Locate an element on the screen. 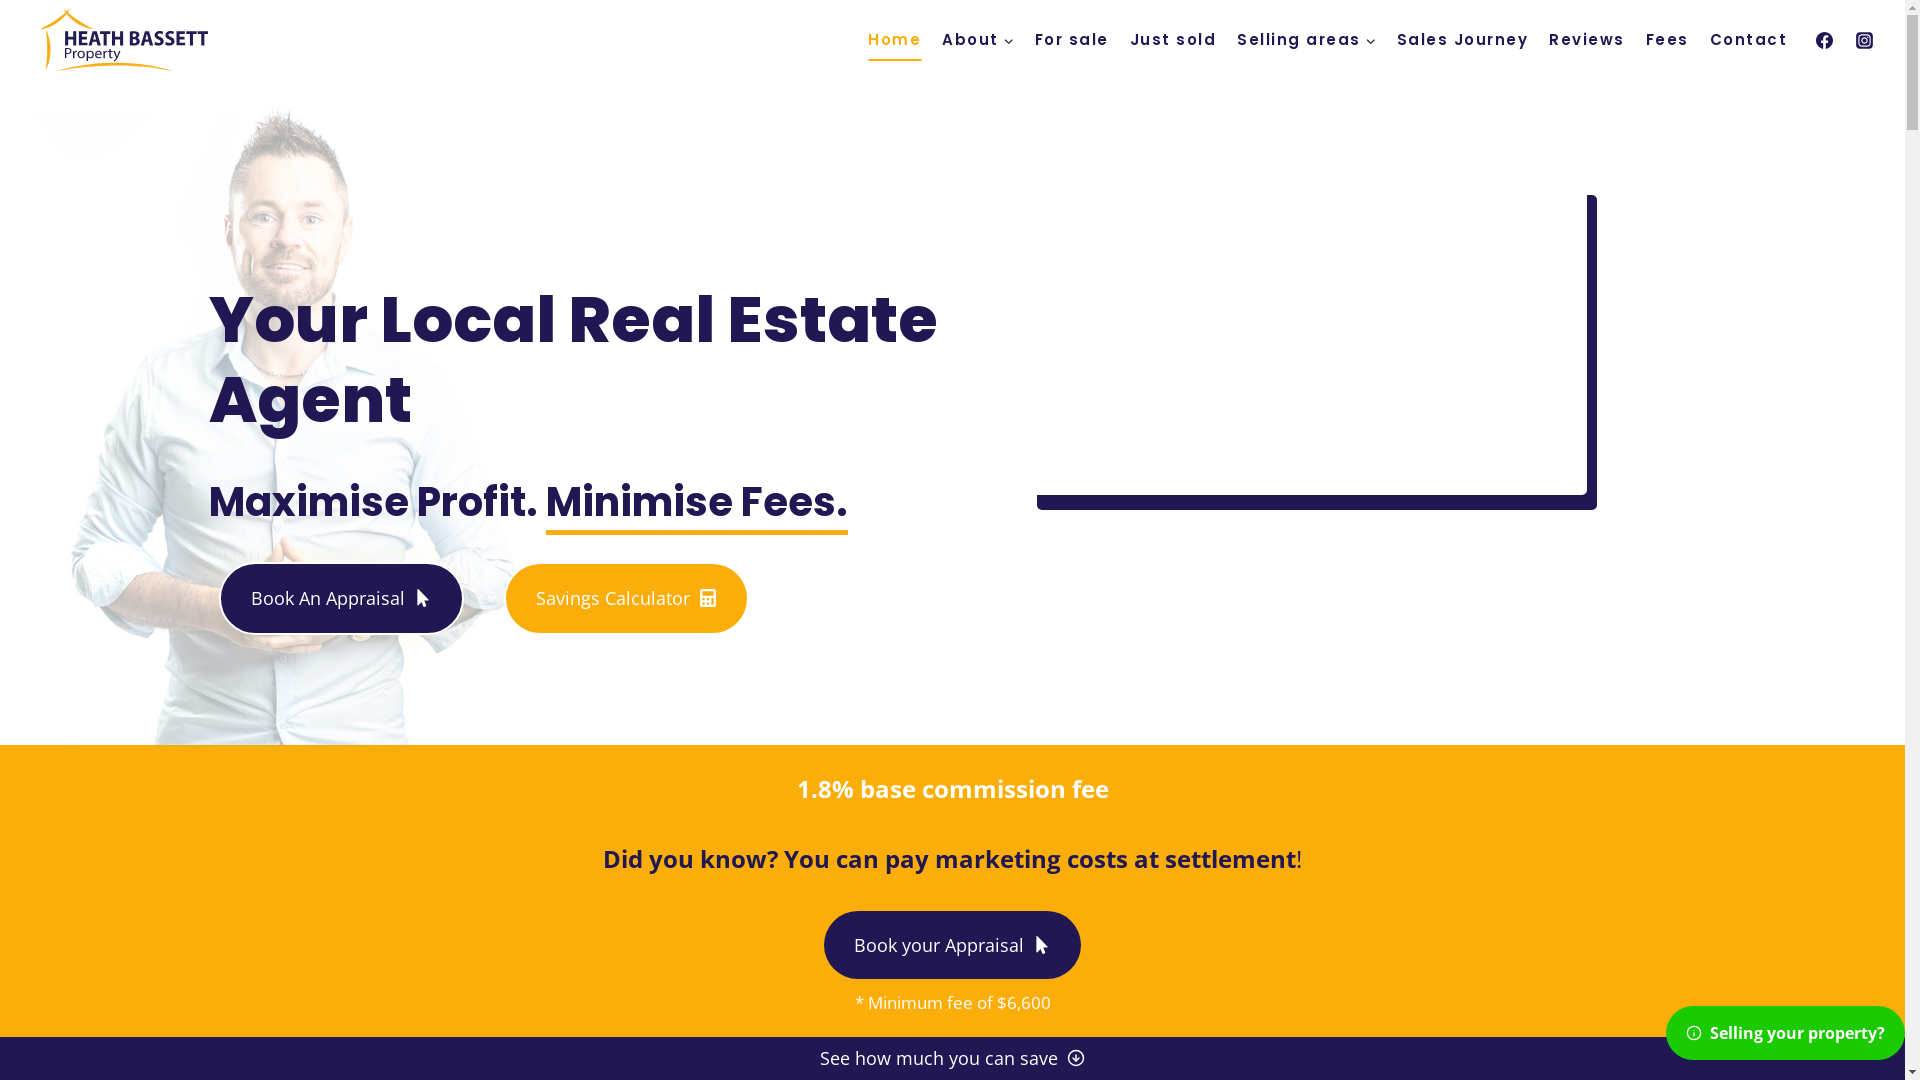 The width and height of the screenshot is (1920, 1080). 'Sales Journey' is located at coordinates (1462, 39).